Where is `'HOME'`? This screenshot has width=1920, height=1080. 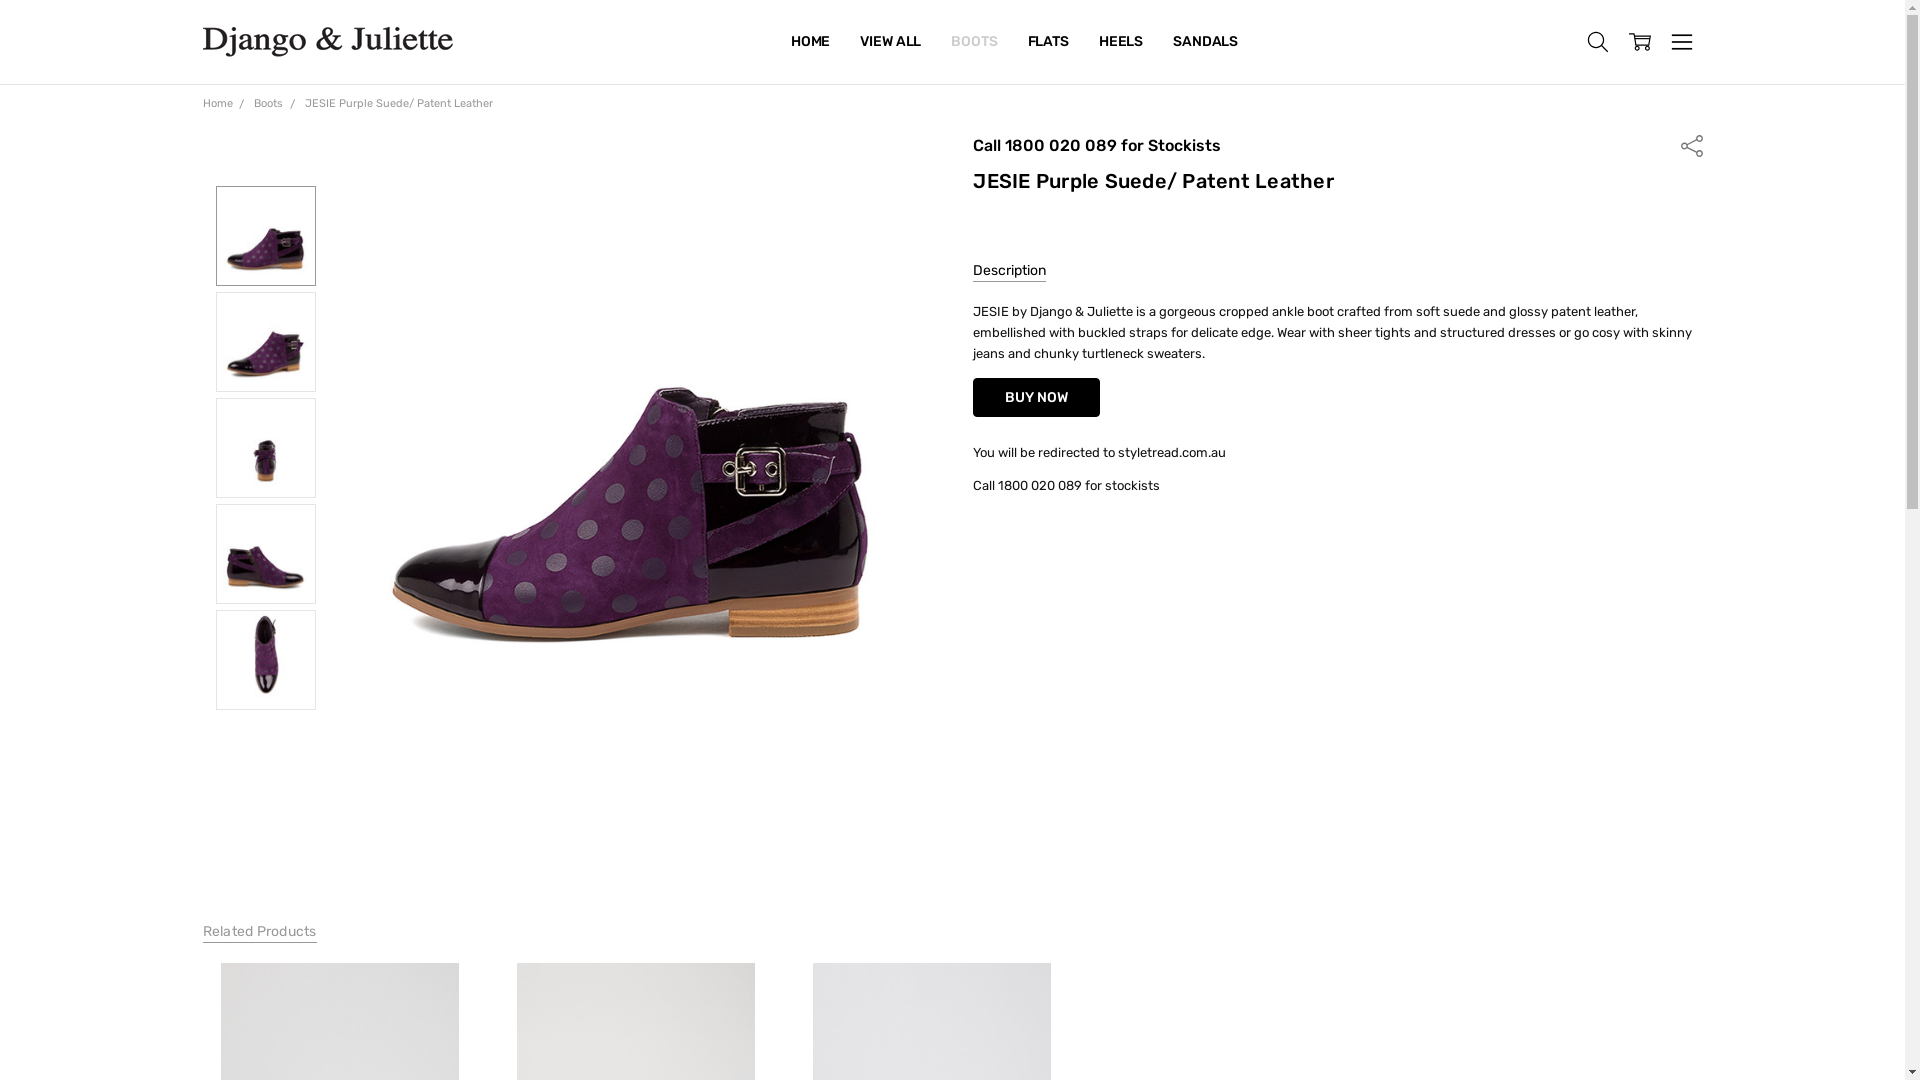 'HOME' is located at coordinates (810, 42).